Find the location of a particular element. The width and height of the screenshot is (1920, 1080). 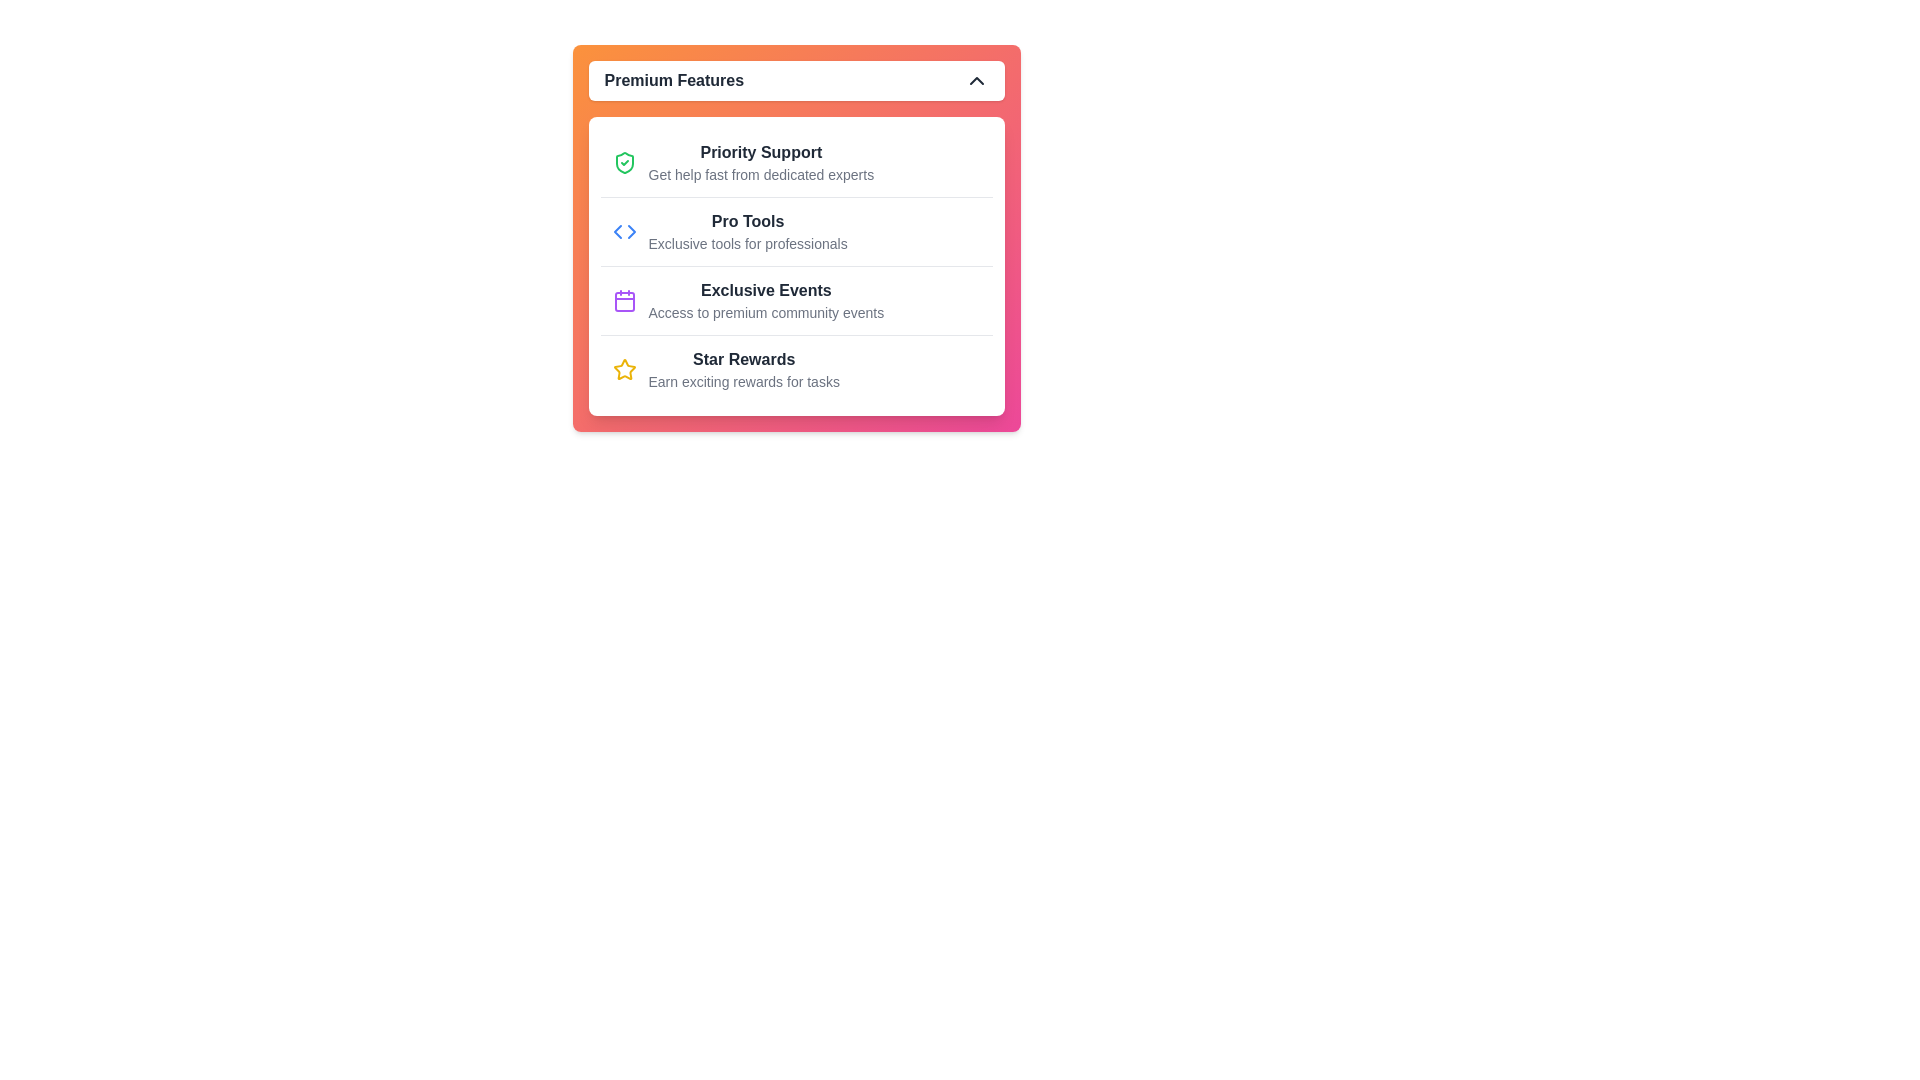

the star icon representing the 'Star Rewards' feature is located at coordinates (623, 369).